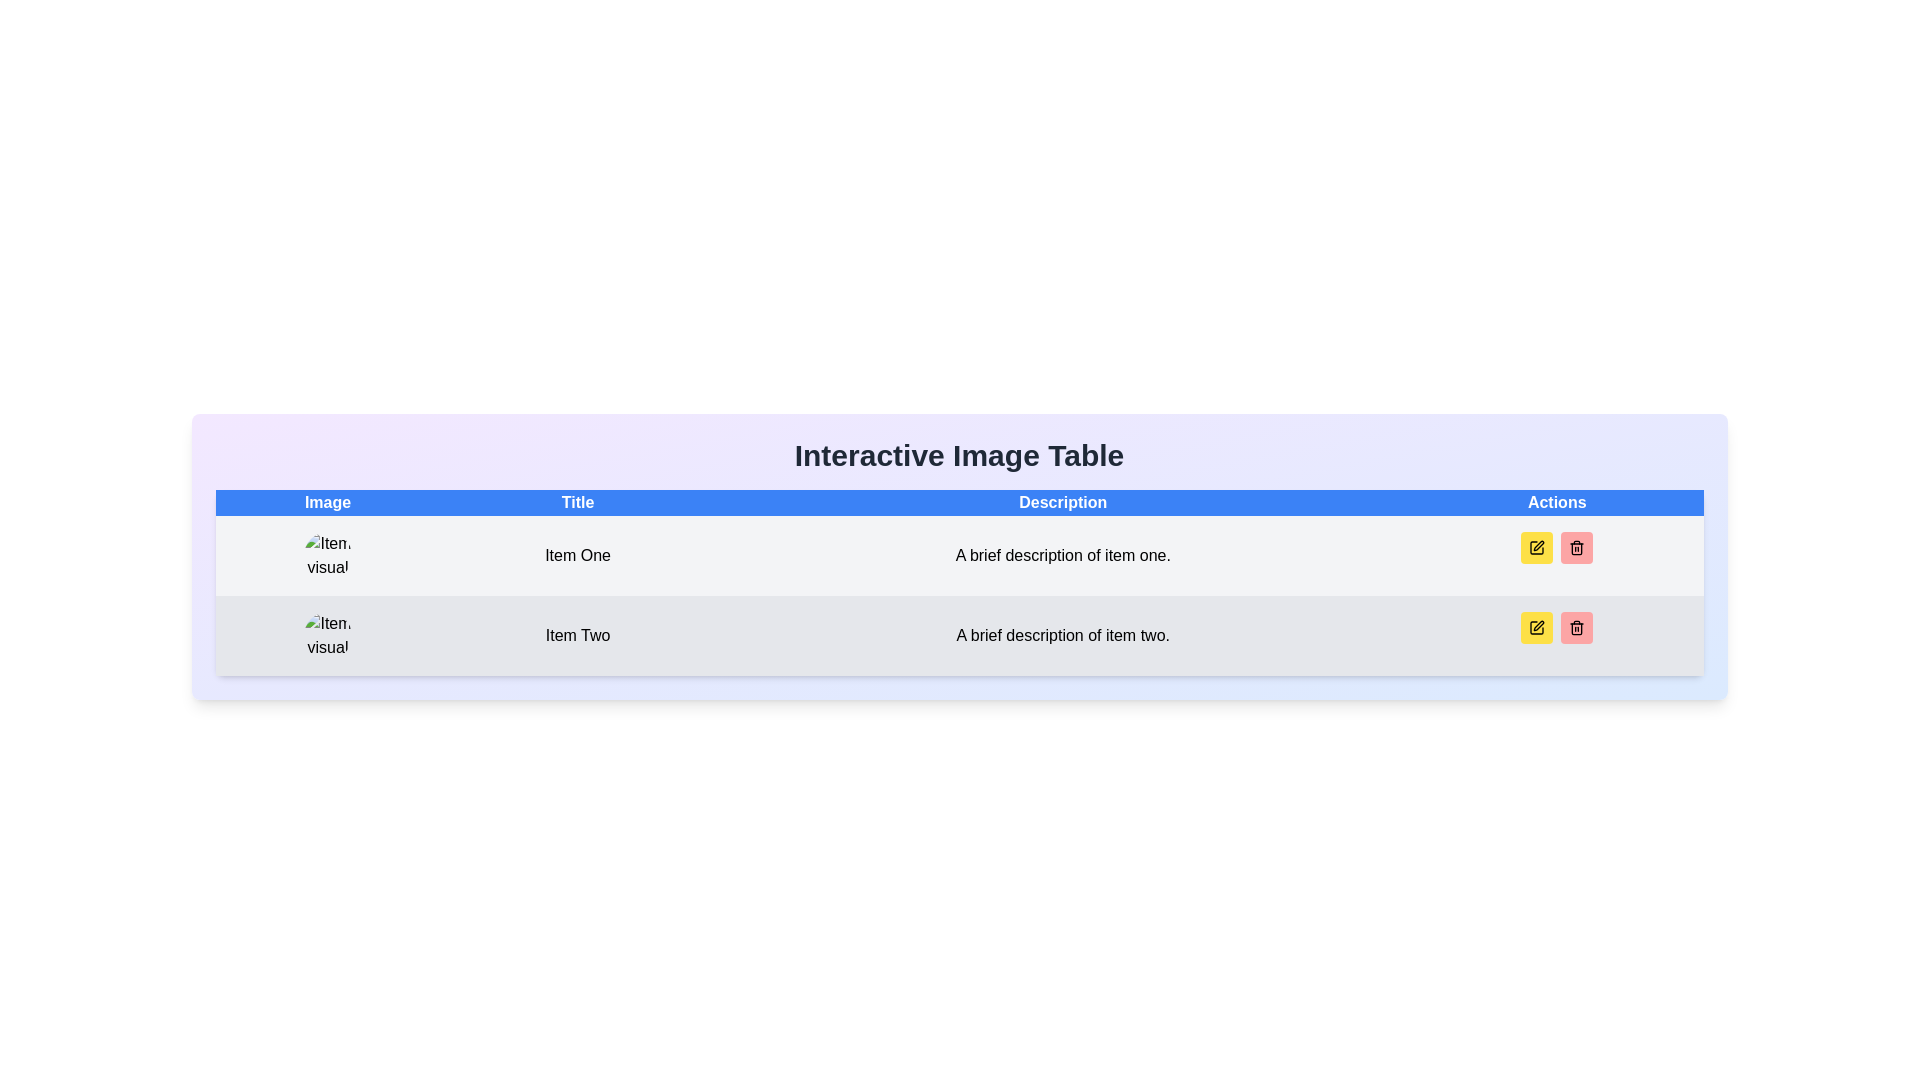  Describe the element at coordinates (958, 455) in the screenshot. I see `header text labeled 'Interactive Image Table', which is a bold, large black font aligned centrally at the top of the section` at that location.